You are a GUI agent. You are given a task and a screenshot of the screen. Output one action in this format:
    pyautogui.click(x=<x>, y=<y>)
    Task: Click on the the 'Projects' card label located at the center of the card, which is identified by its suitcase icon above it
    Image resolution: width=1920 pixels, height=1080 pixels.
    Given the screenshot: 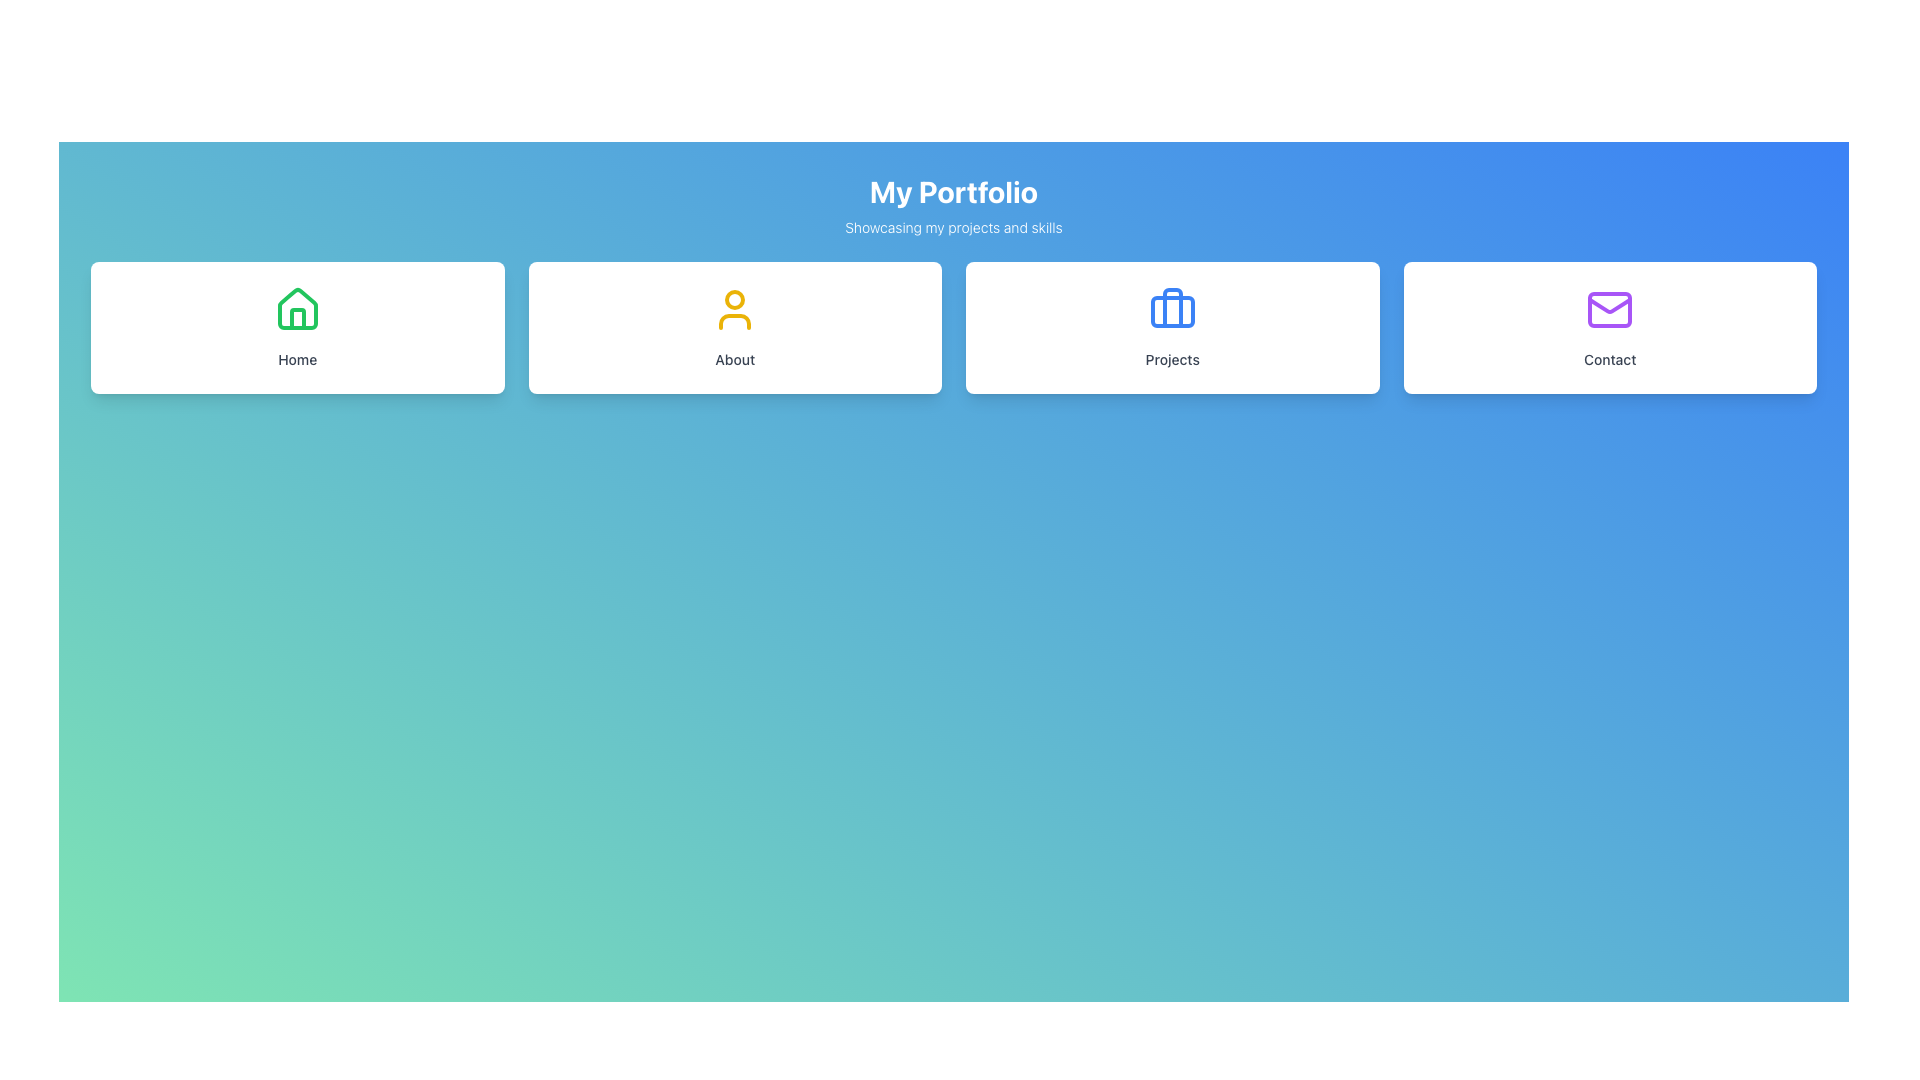 What is the action you would take?
    pyautogui.click(x=1172, y=358)
    